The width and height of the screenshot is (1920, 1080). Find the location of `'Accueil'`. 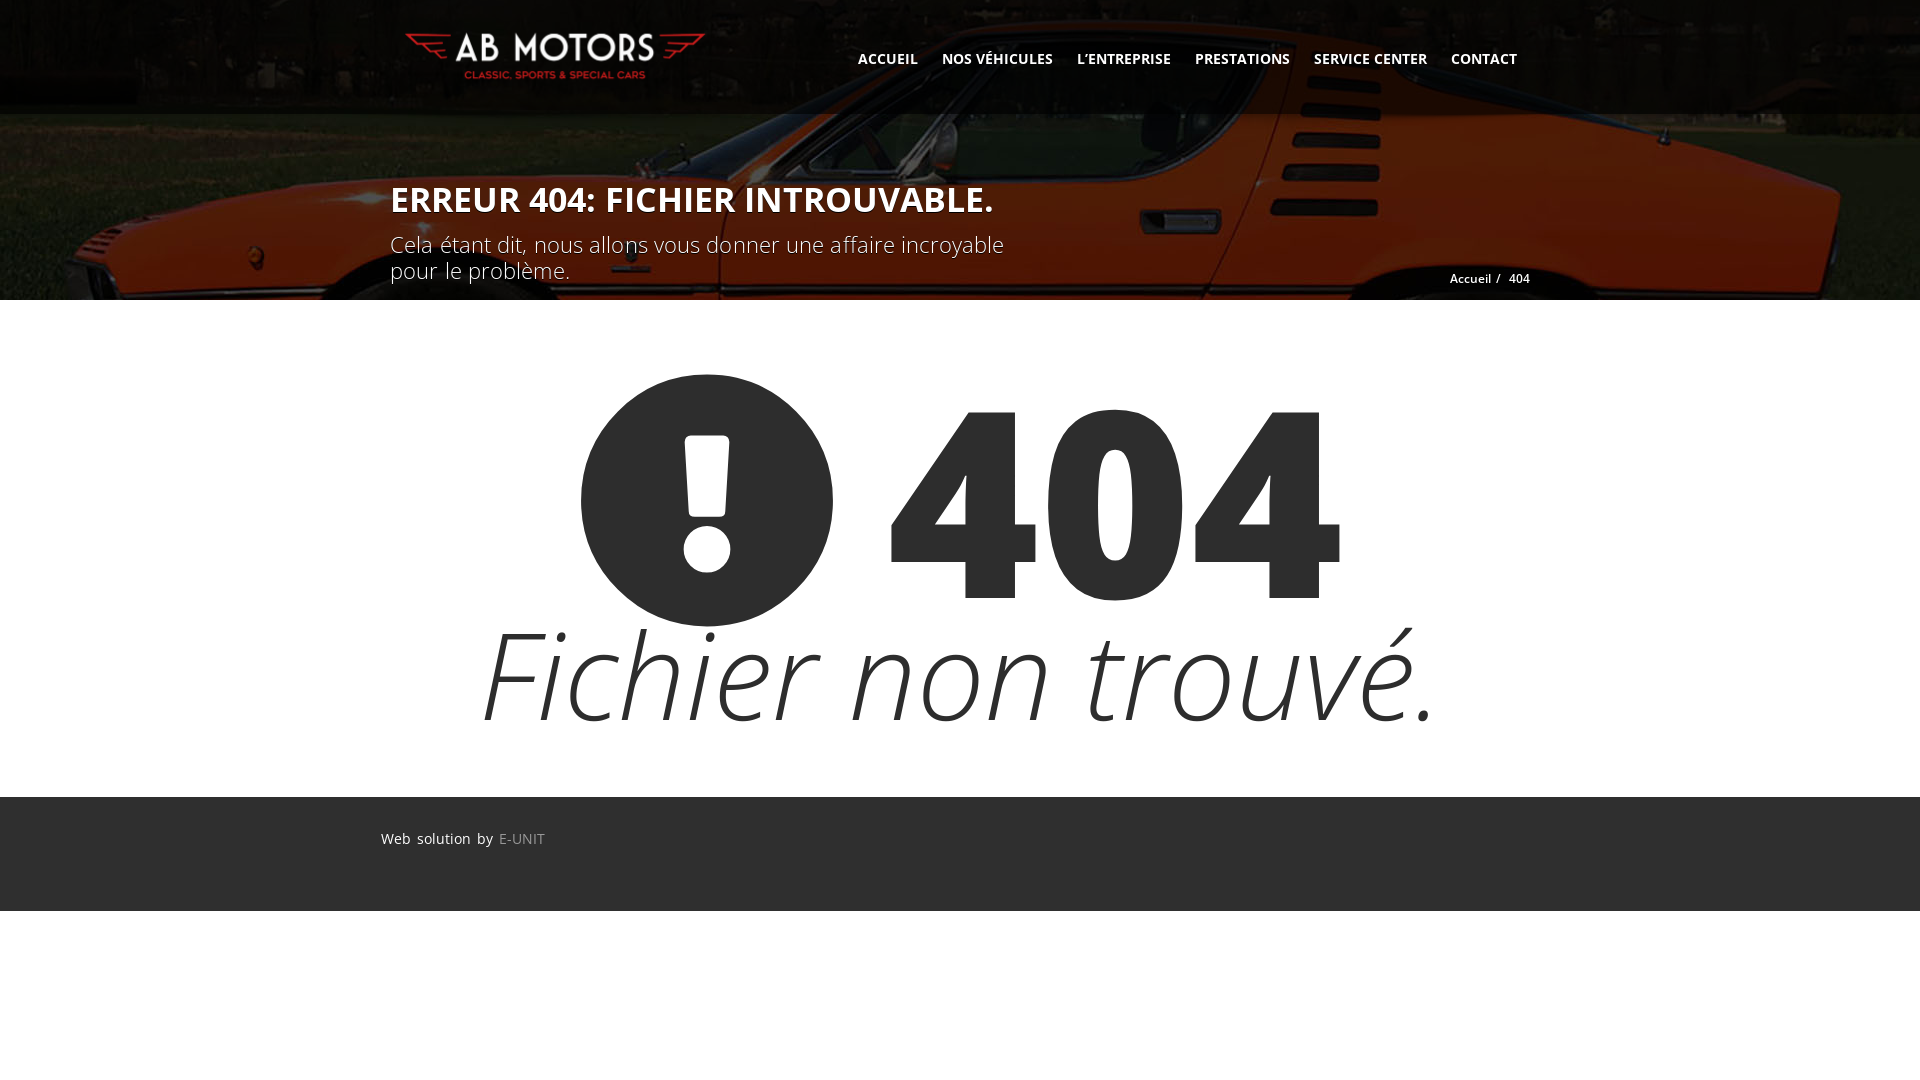

'Accueil' is located at coordinates (1470, 278).